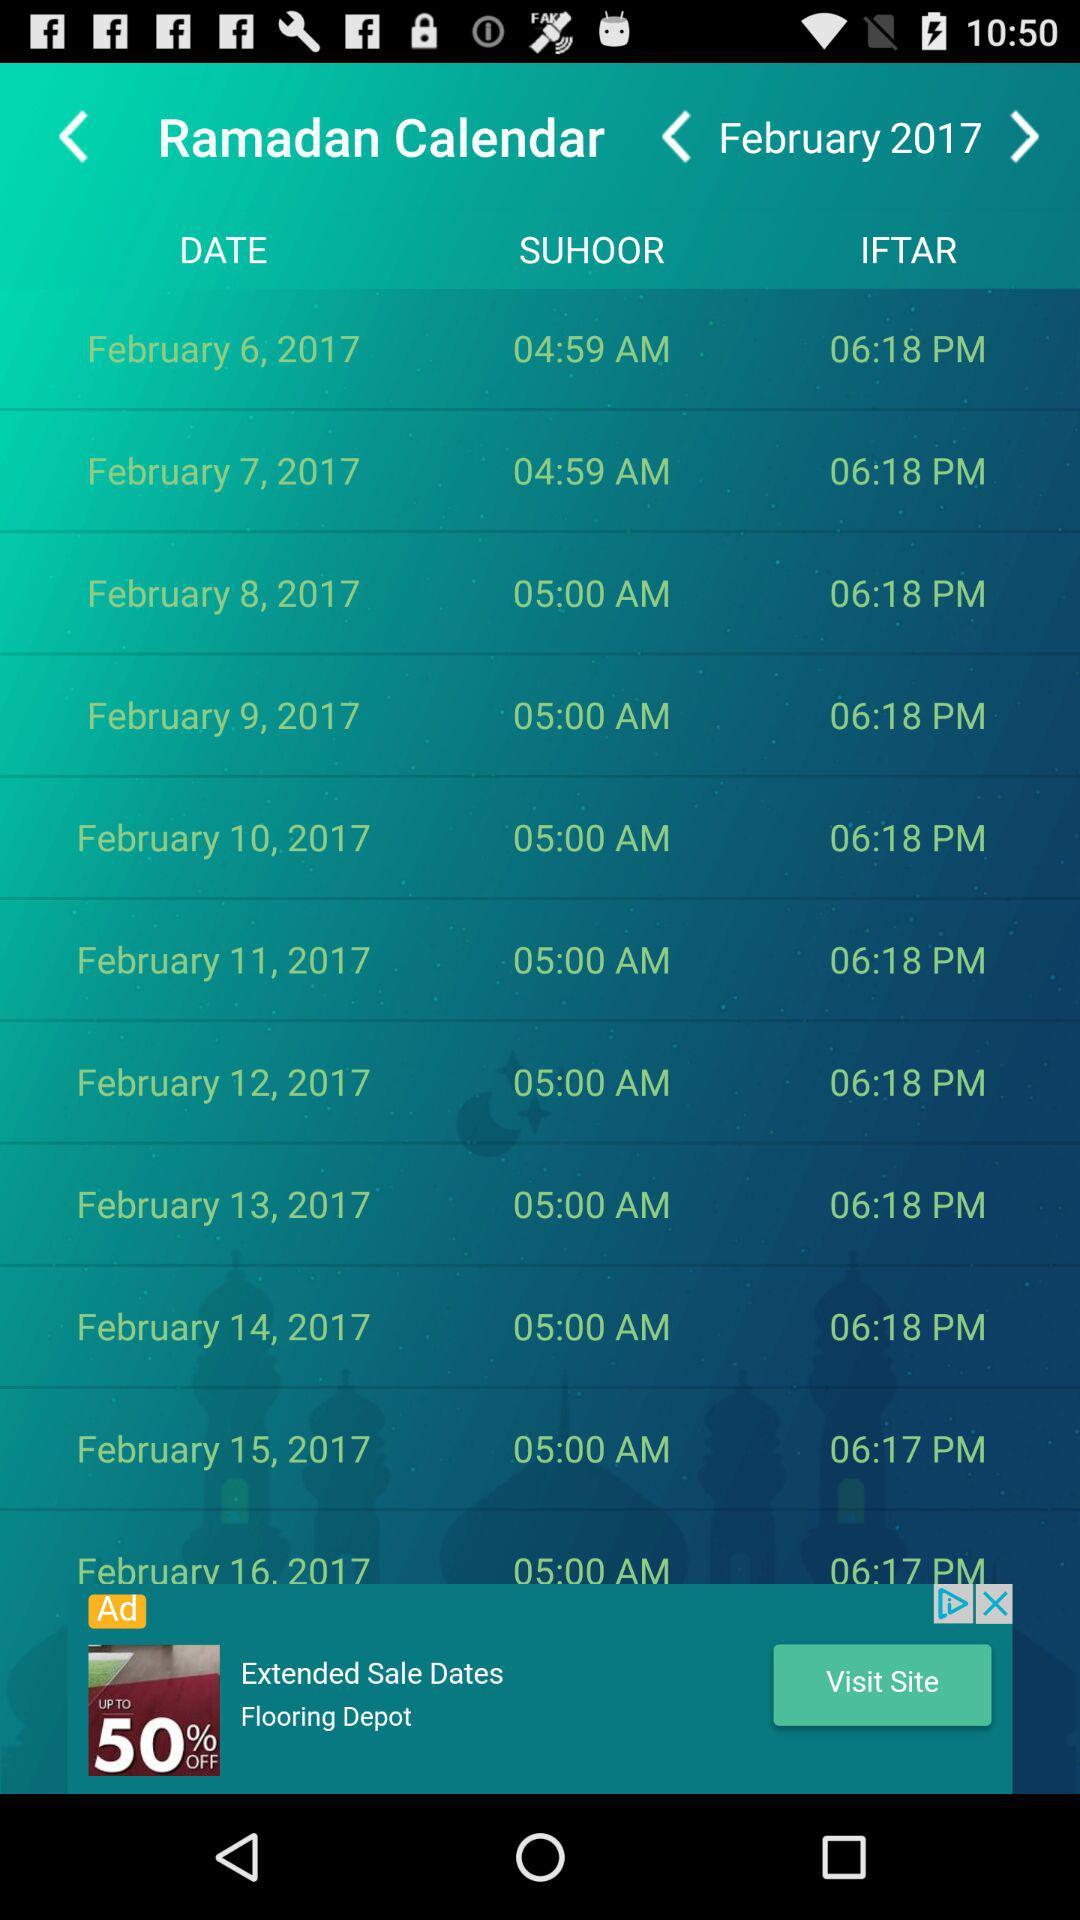 Image resolution: width=1080 pixels, height=1920 pixels. What do you see at coordinates (540, 1688) in the screenshot?
I see `this app is specially dedicated to muslim brothers and sisters` at bounding box center [540, 1688].